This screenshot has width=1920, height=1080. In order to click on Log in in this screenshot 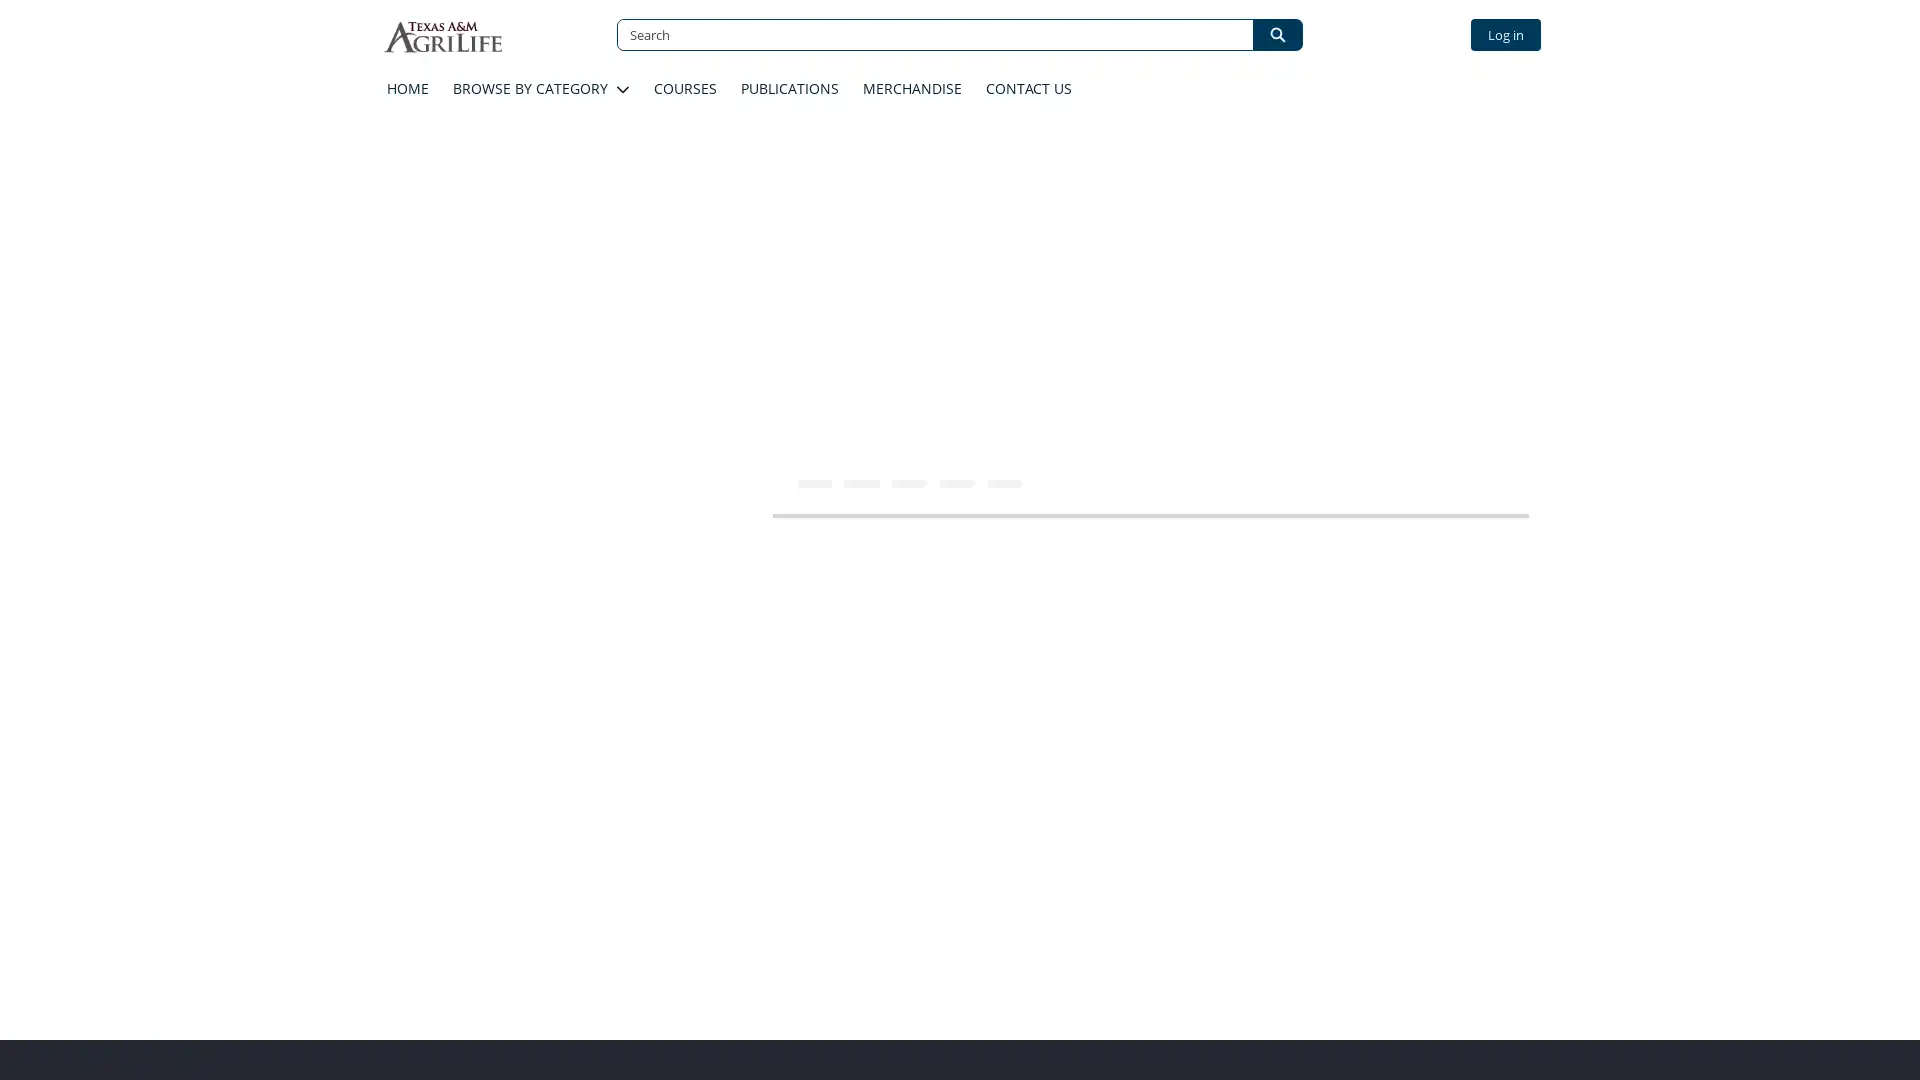, I will do `click(1506, 34)`.